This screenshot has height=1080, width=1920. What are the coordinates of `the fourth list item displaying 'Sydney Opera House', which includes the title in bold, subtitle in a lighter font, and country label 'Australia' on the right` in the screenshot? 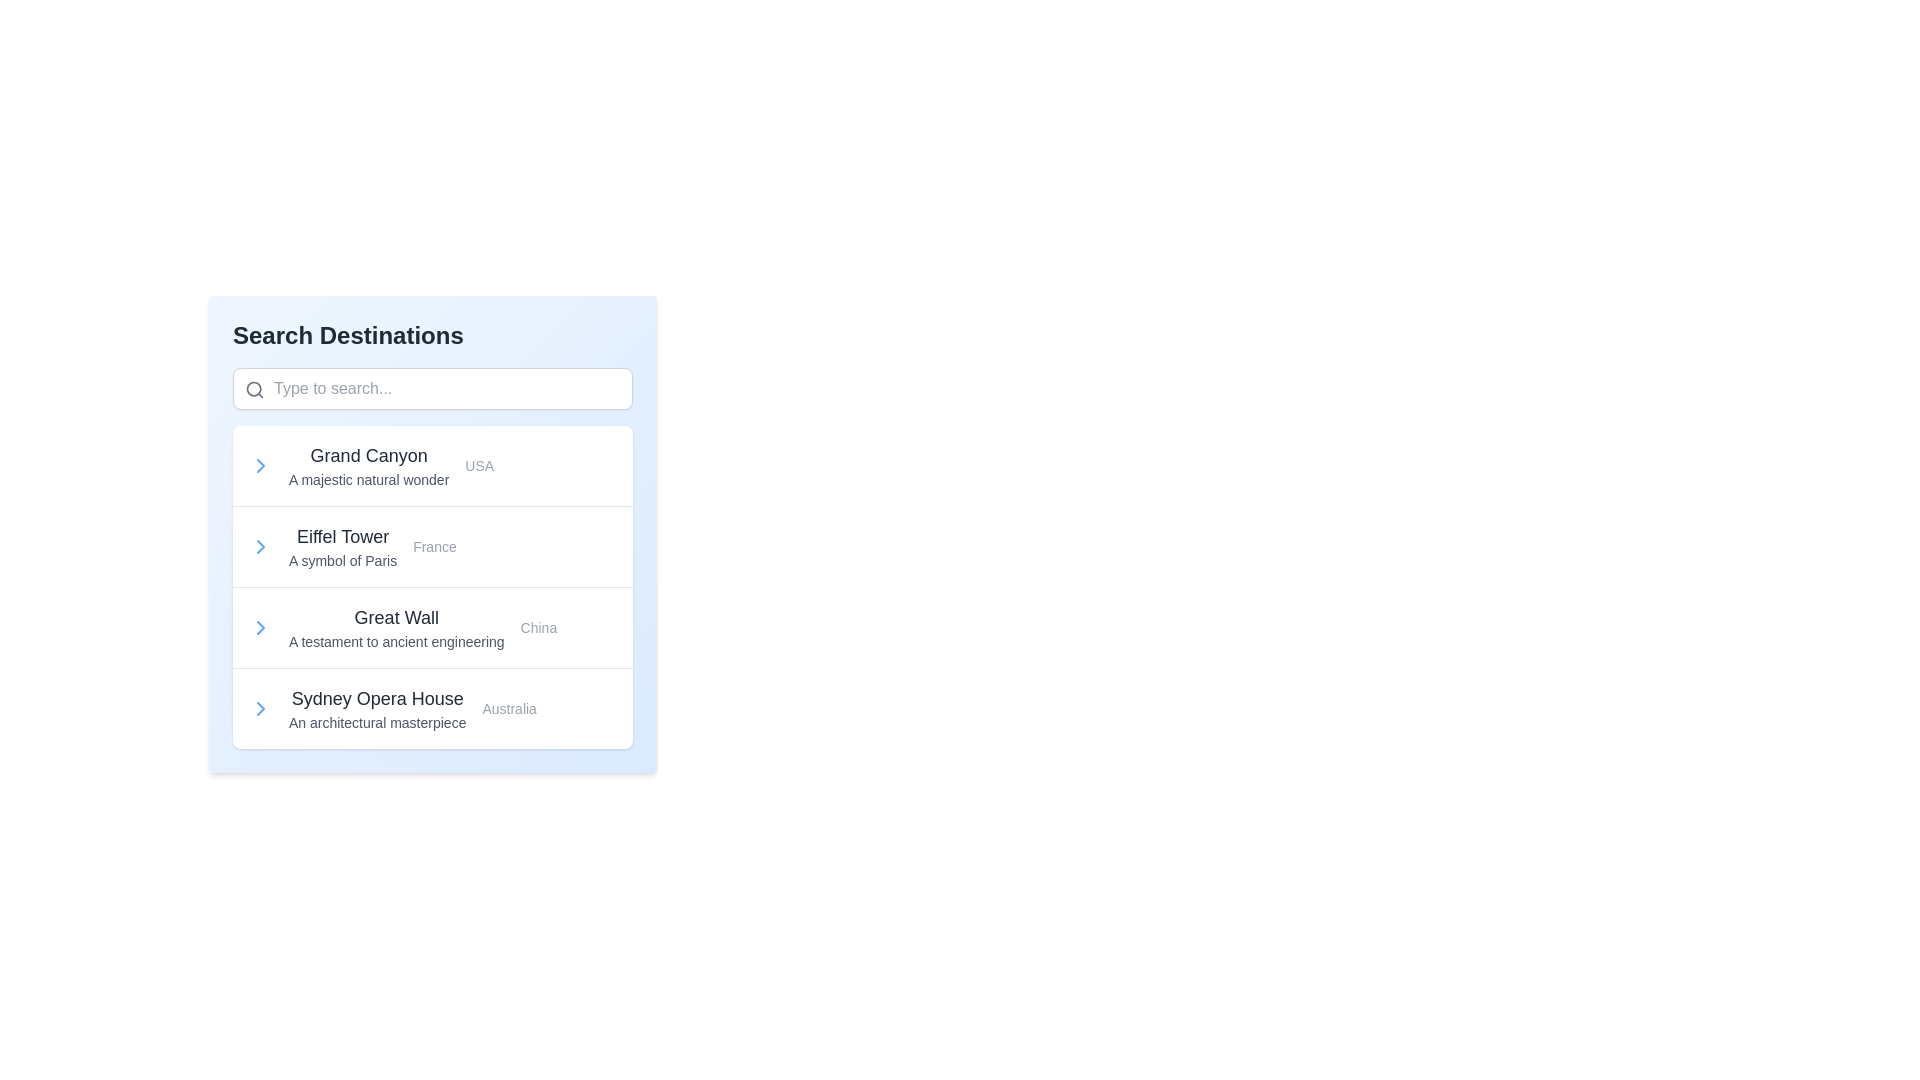 It's located at (431, 707).